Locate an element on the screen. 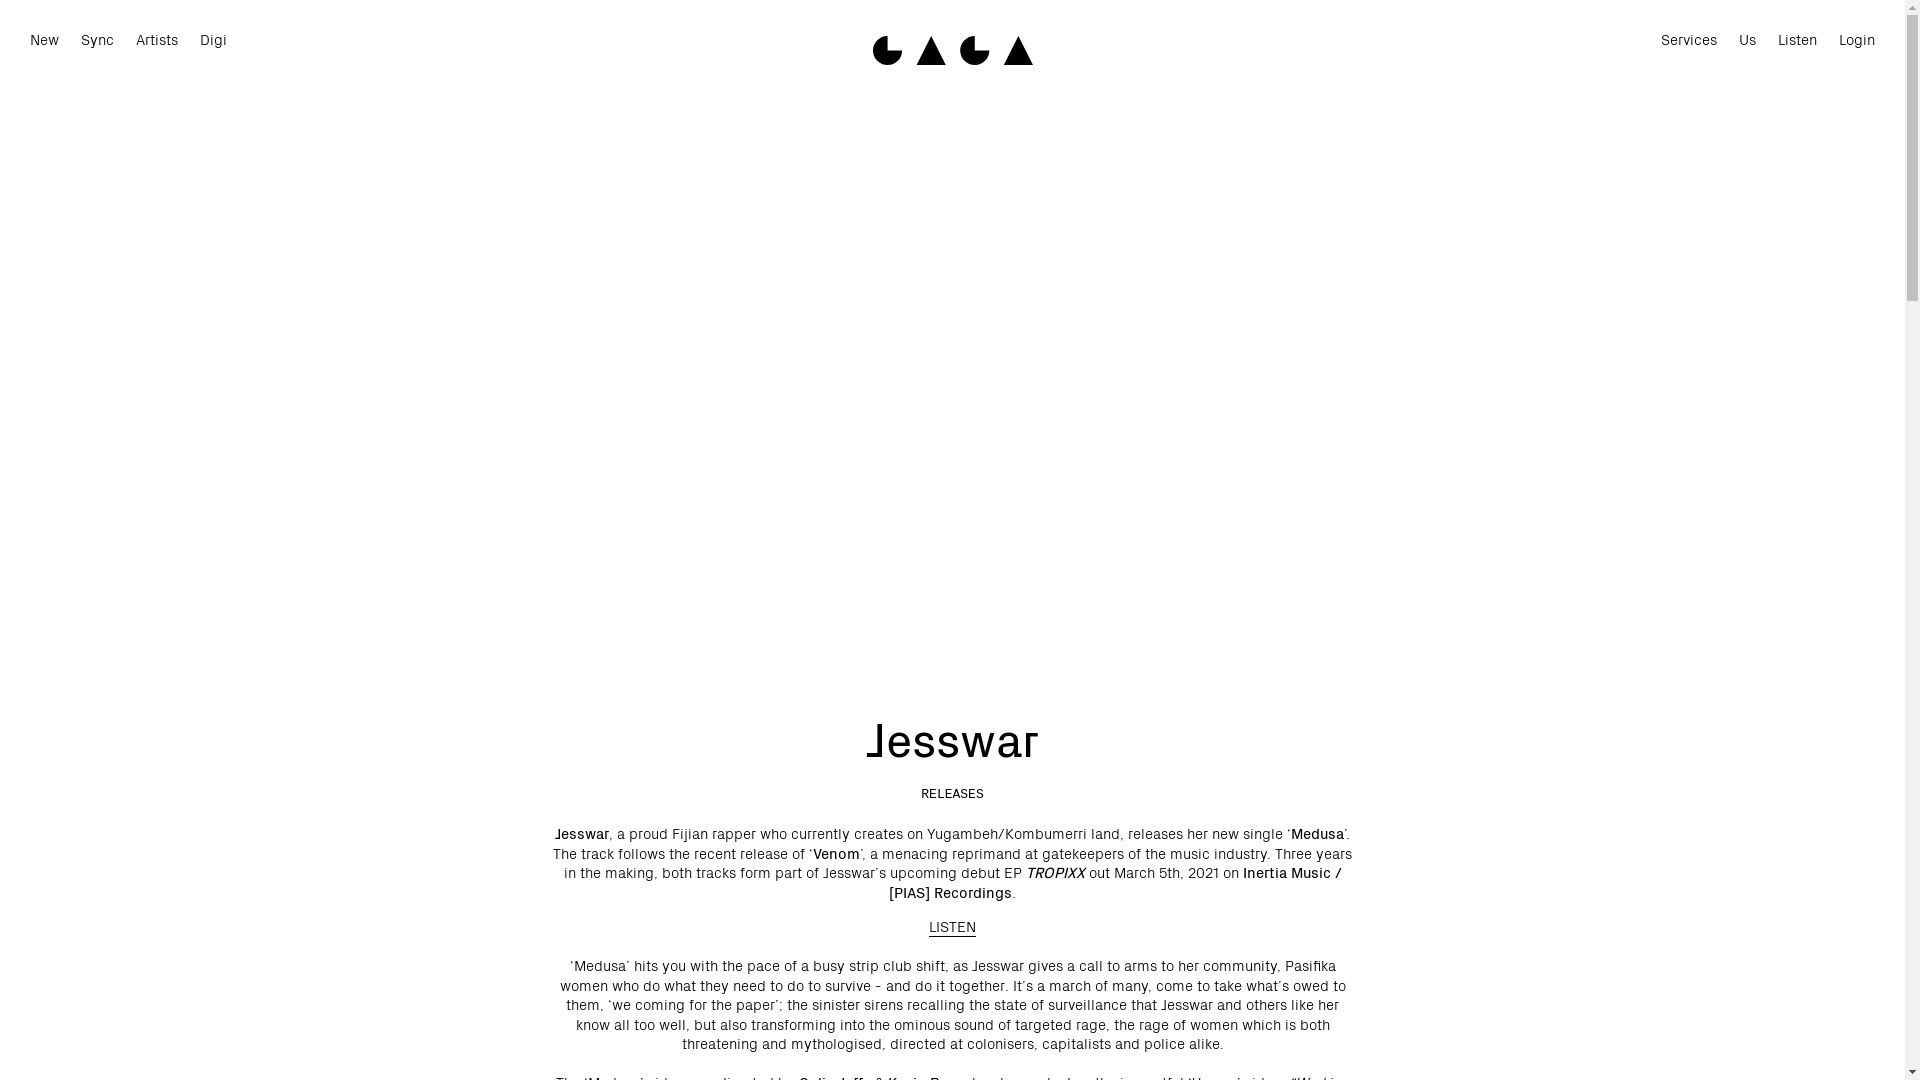 Image resolution: width=1920 pixels, height=1080 pixels. 'LISTEN' is located at coordinates (928, 925).